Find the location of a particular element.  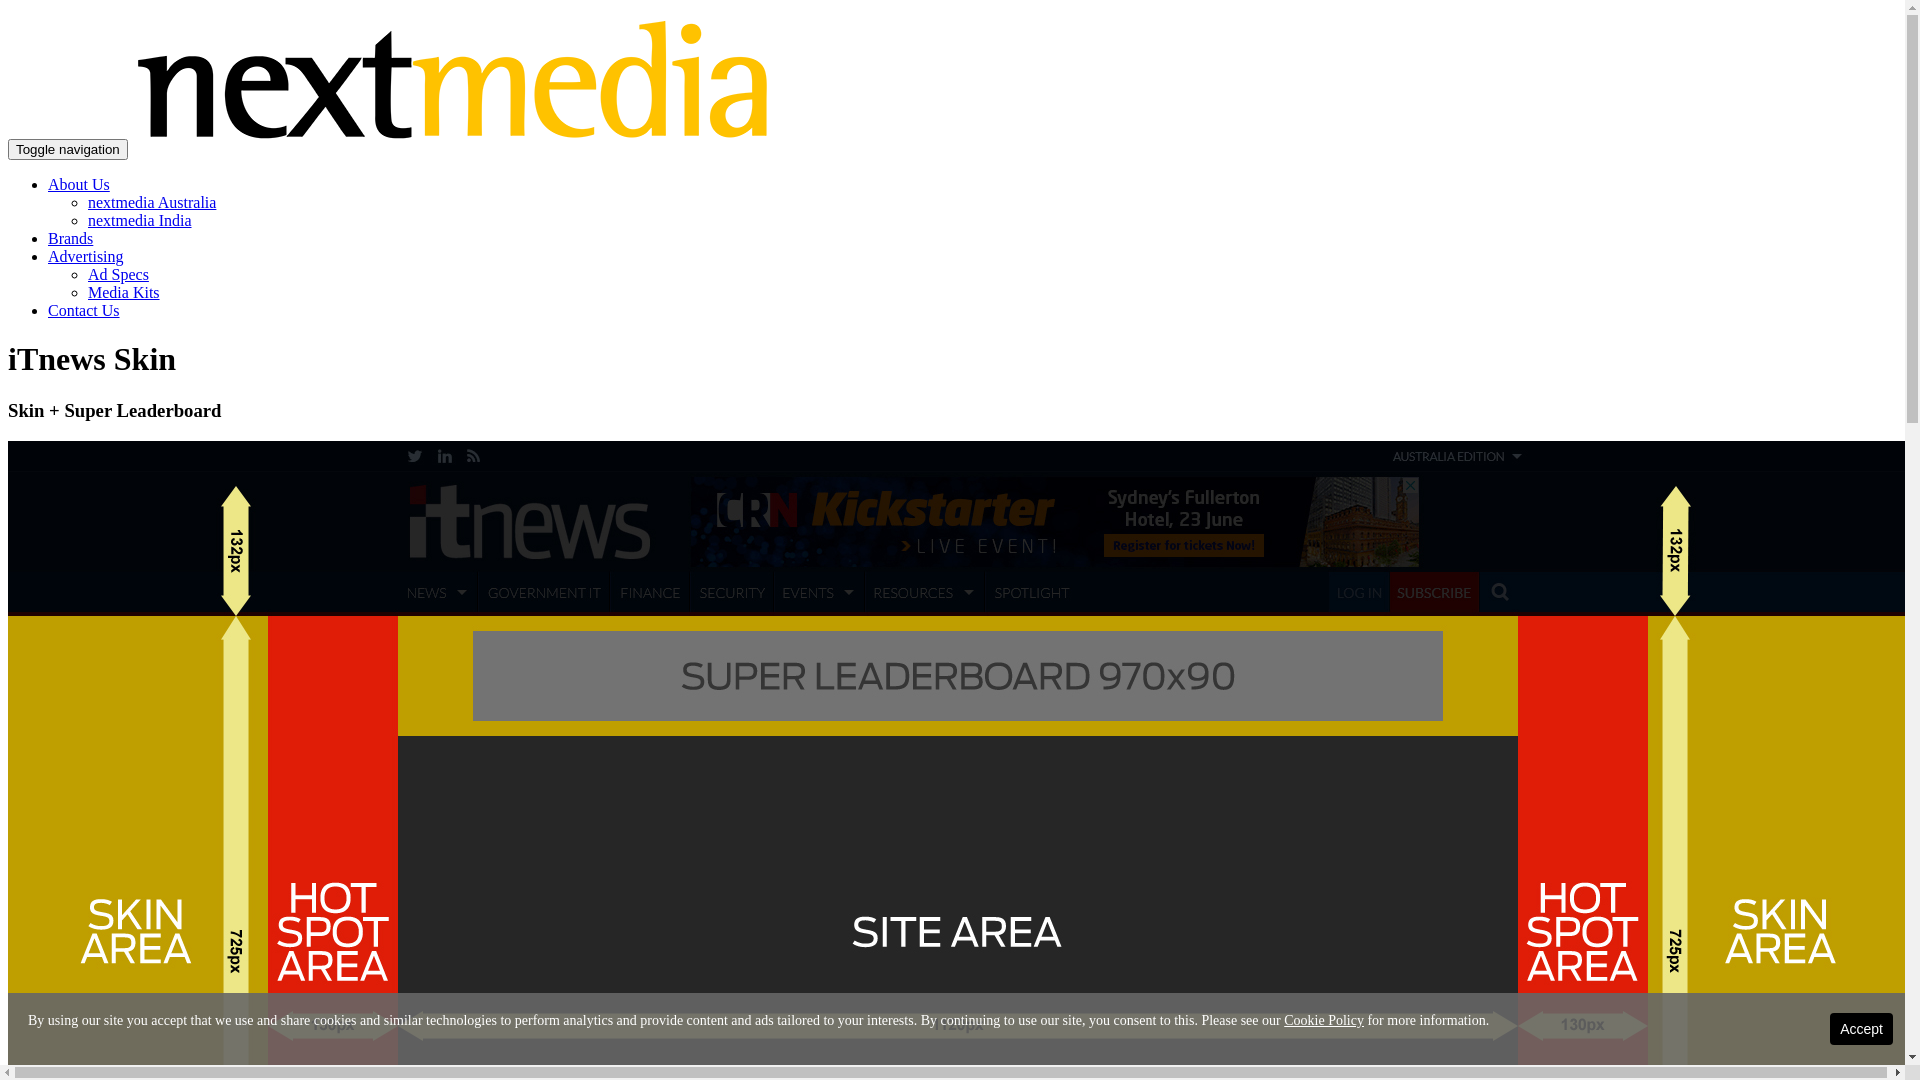

'nextmedia Australia' is located at coordinates (151, 202).